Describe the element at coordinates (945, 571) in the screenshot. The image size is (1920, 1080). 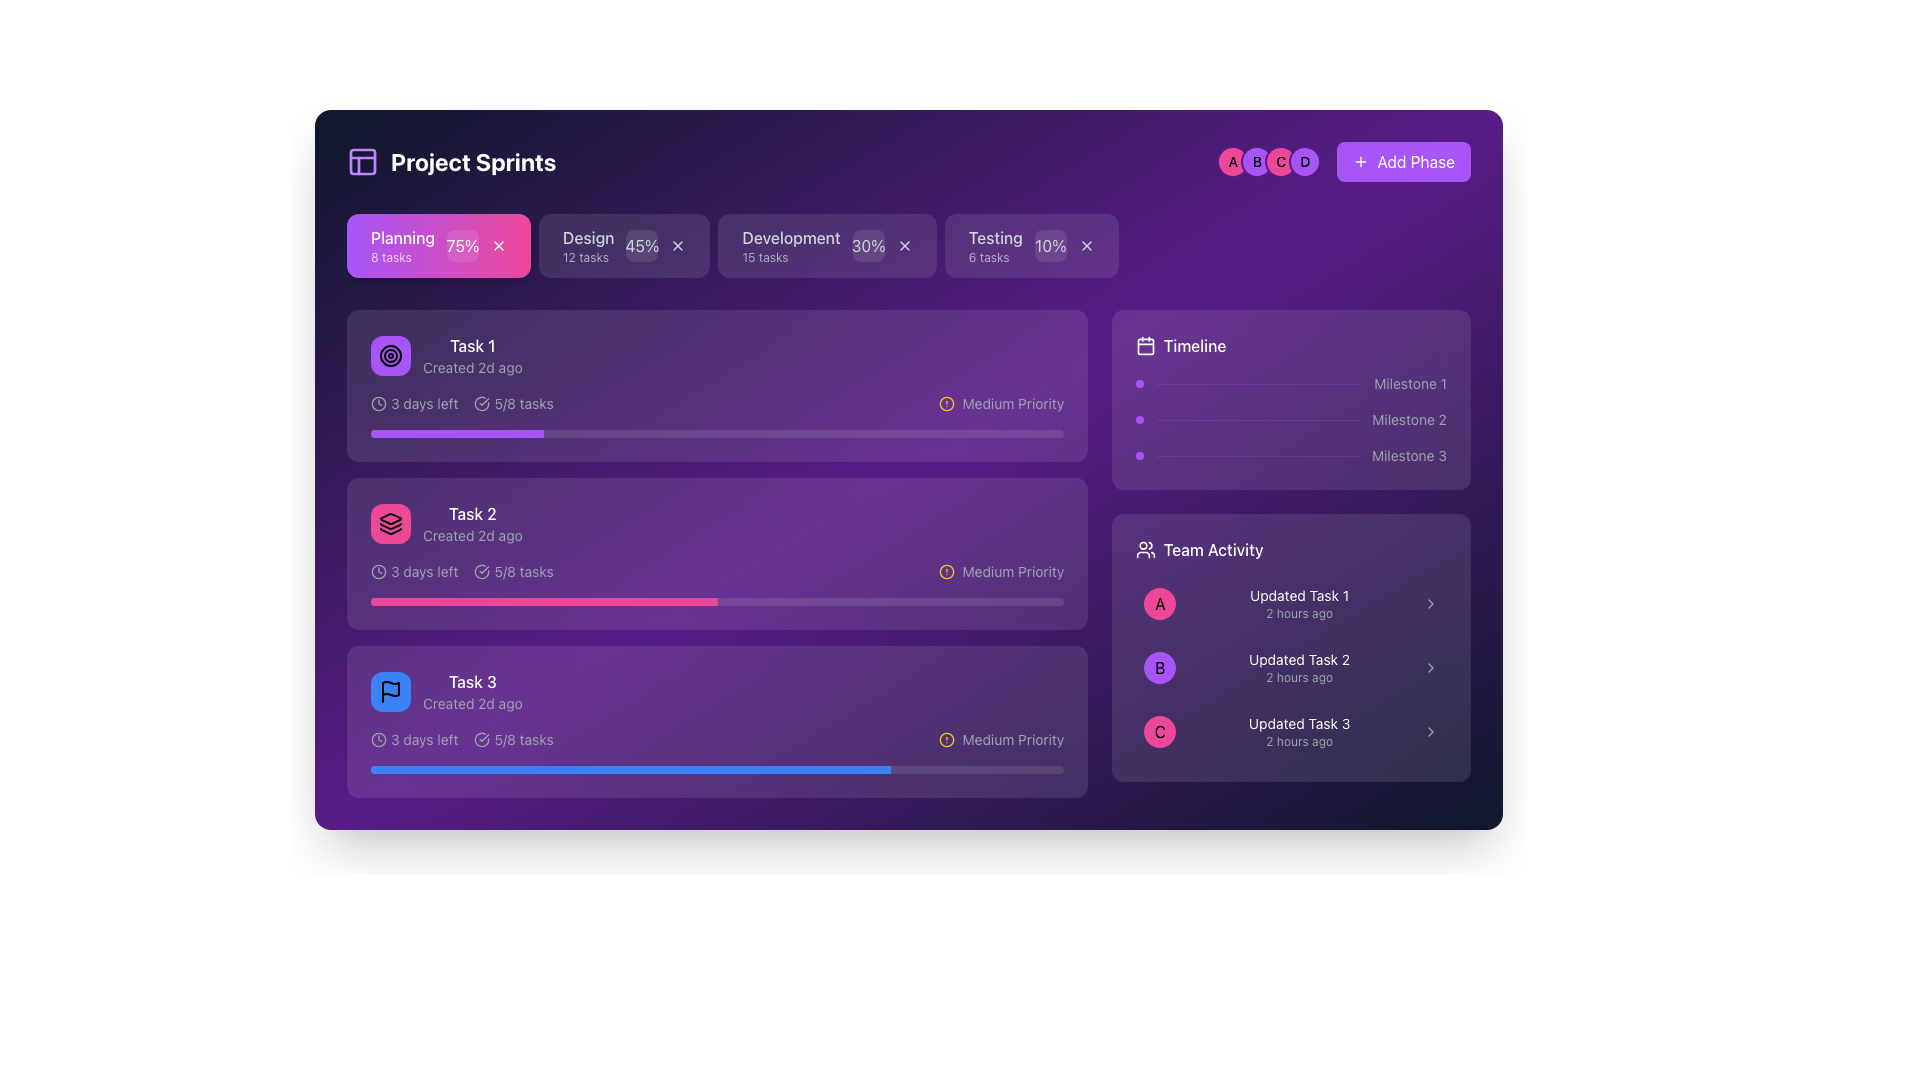
I see `the visual indication of task priority by interacting with the priority indicator represented as an SVG circle element, located to the left of the 'Medium Priority' label in the second task item of the main task list` at that location.